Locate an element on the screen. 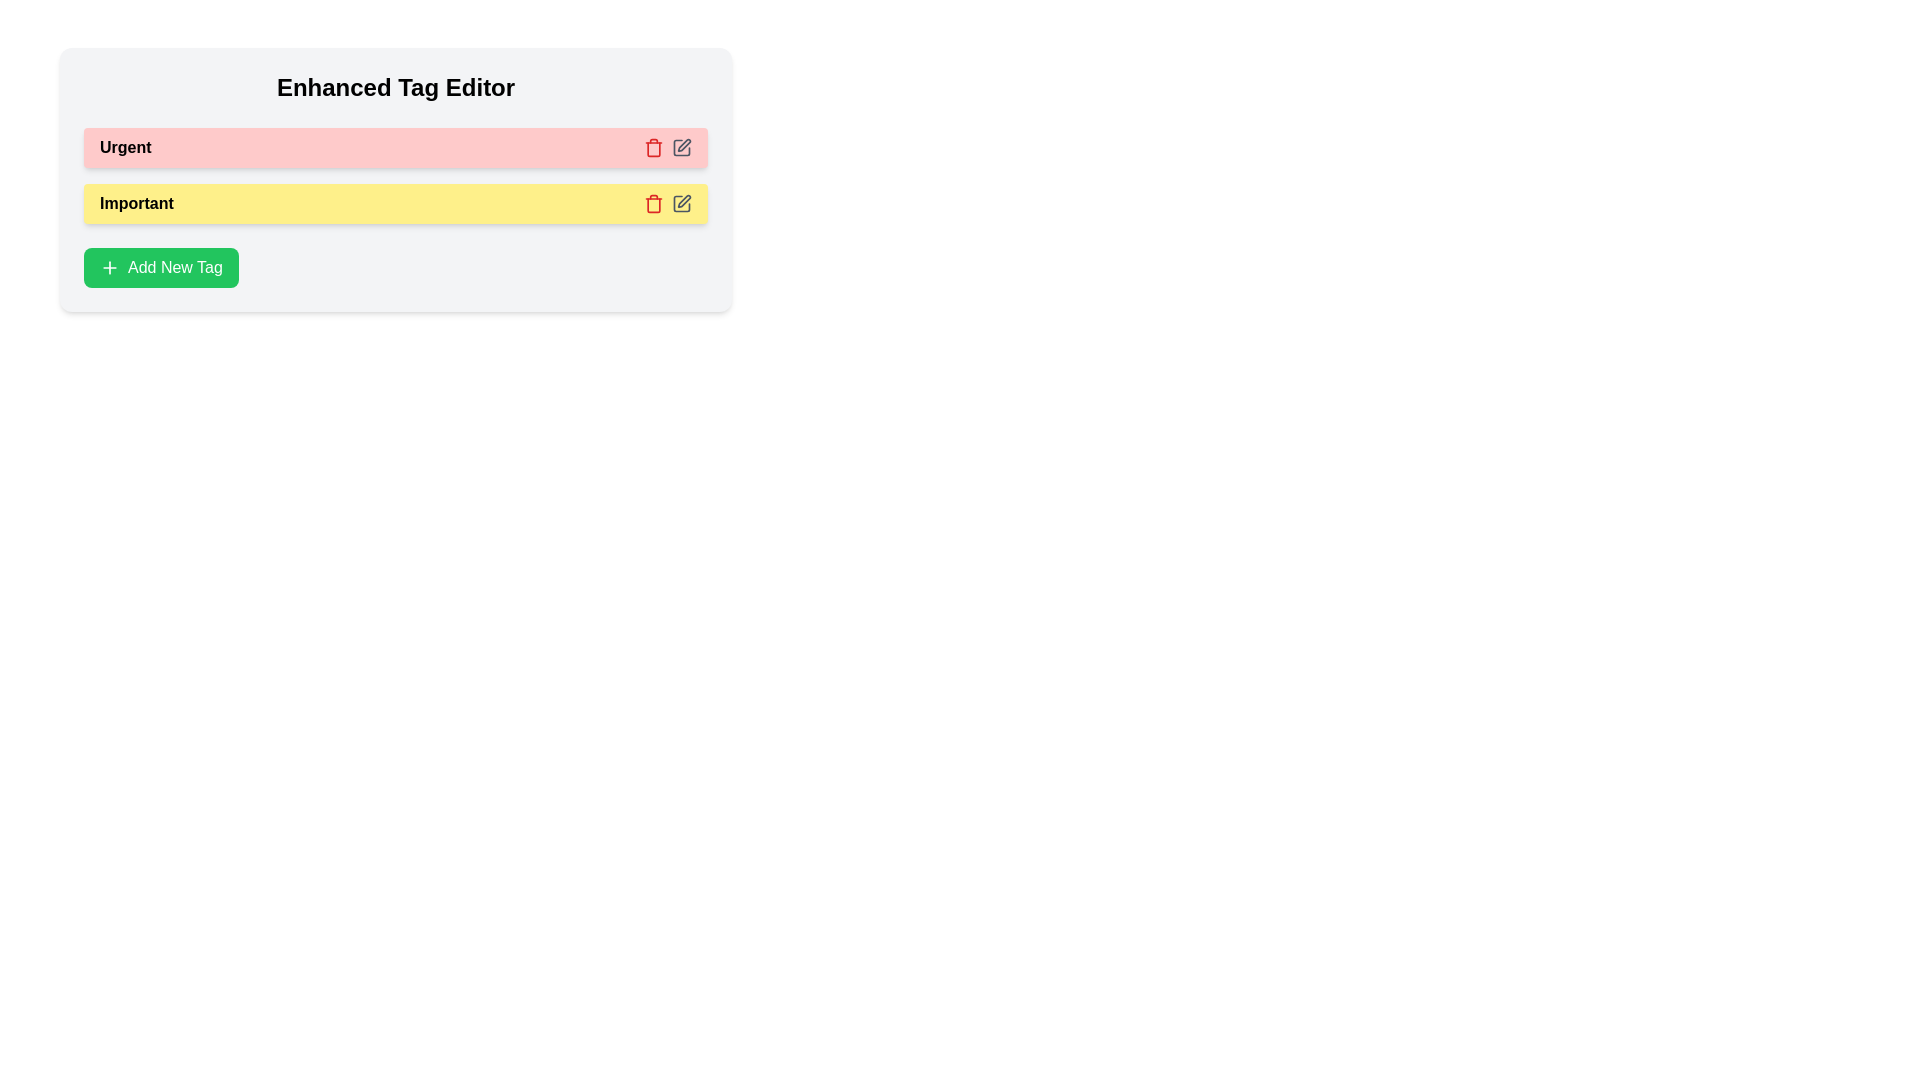 The width and height of the screenshot is (1920, 1080). the small gray square button with a pen icon is located at coordinates (681, 146).